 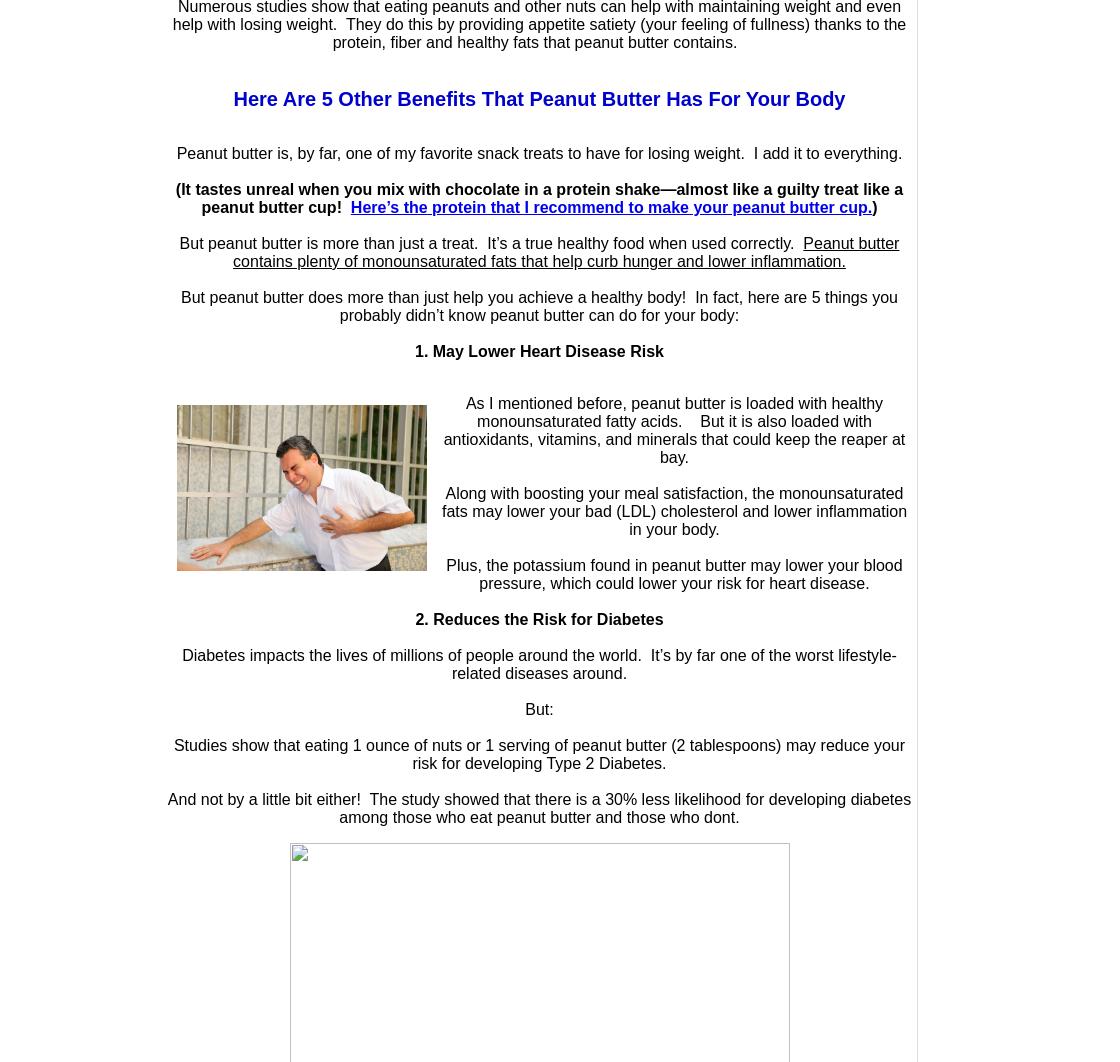 I want to click on 'Diabetes impacts the lives of millions of people around the world.  It’s by far one of the worst lifestyle-related diseases around.', so click(x=539, y=664).